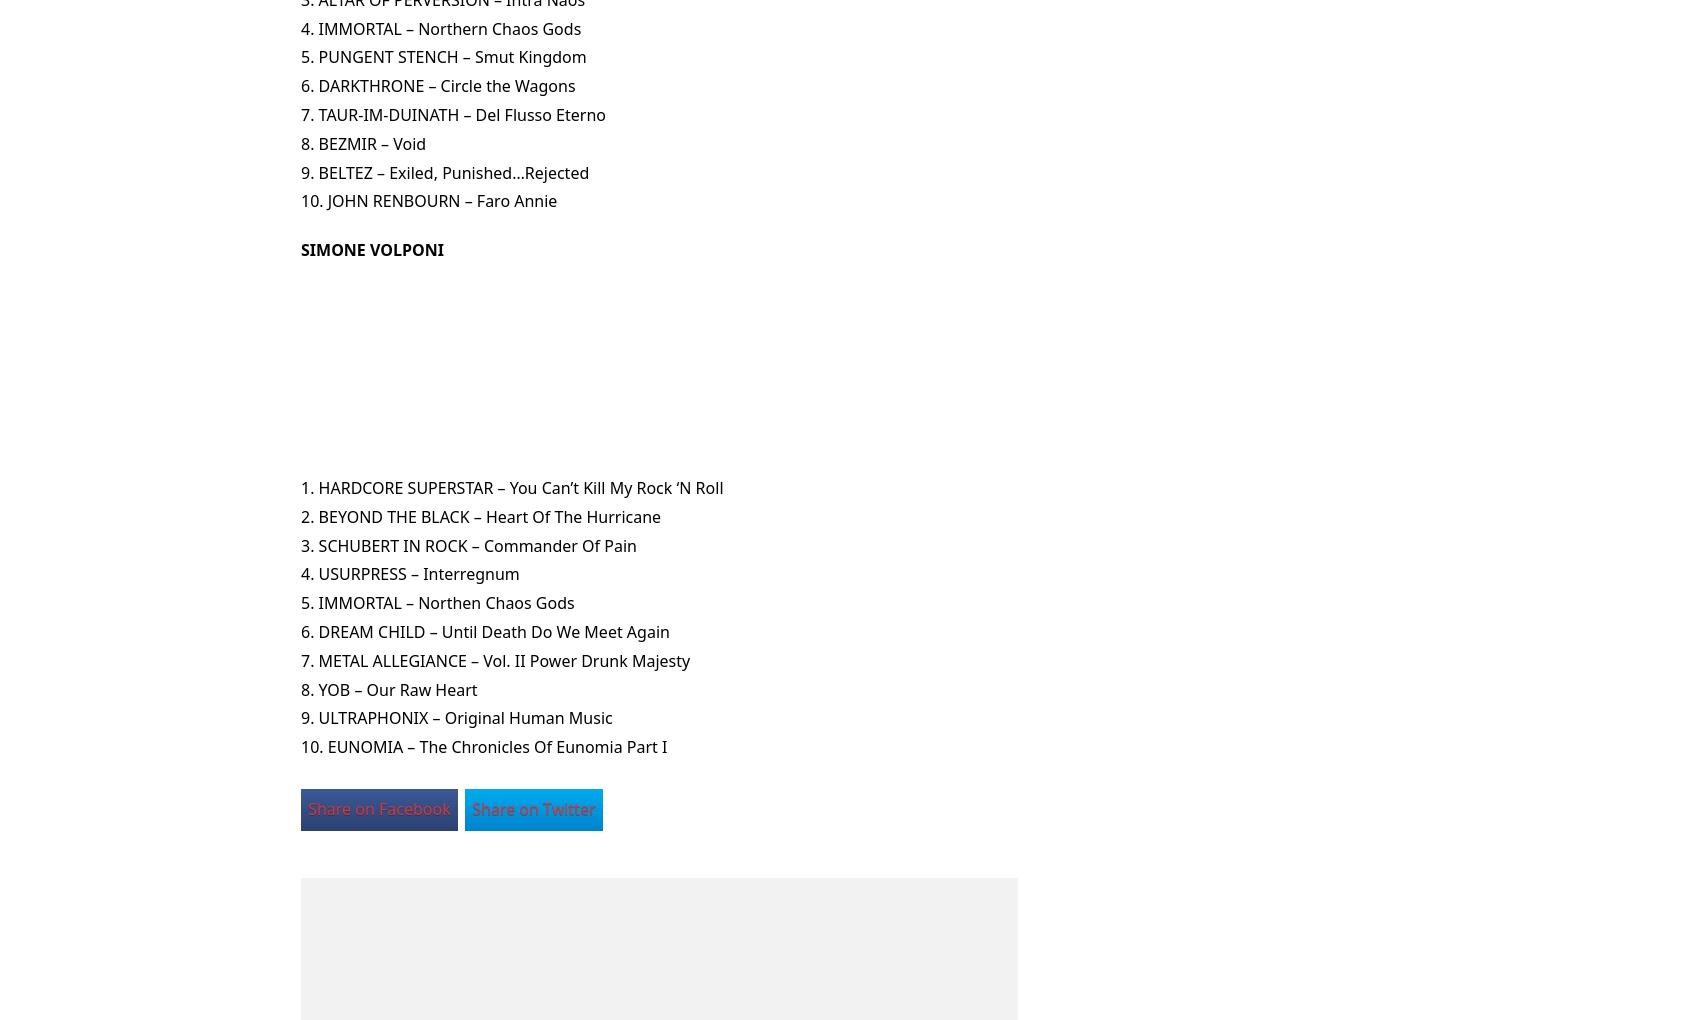  I want to click on '4. USURPRESS – Interregnum', so click(409, 573).